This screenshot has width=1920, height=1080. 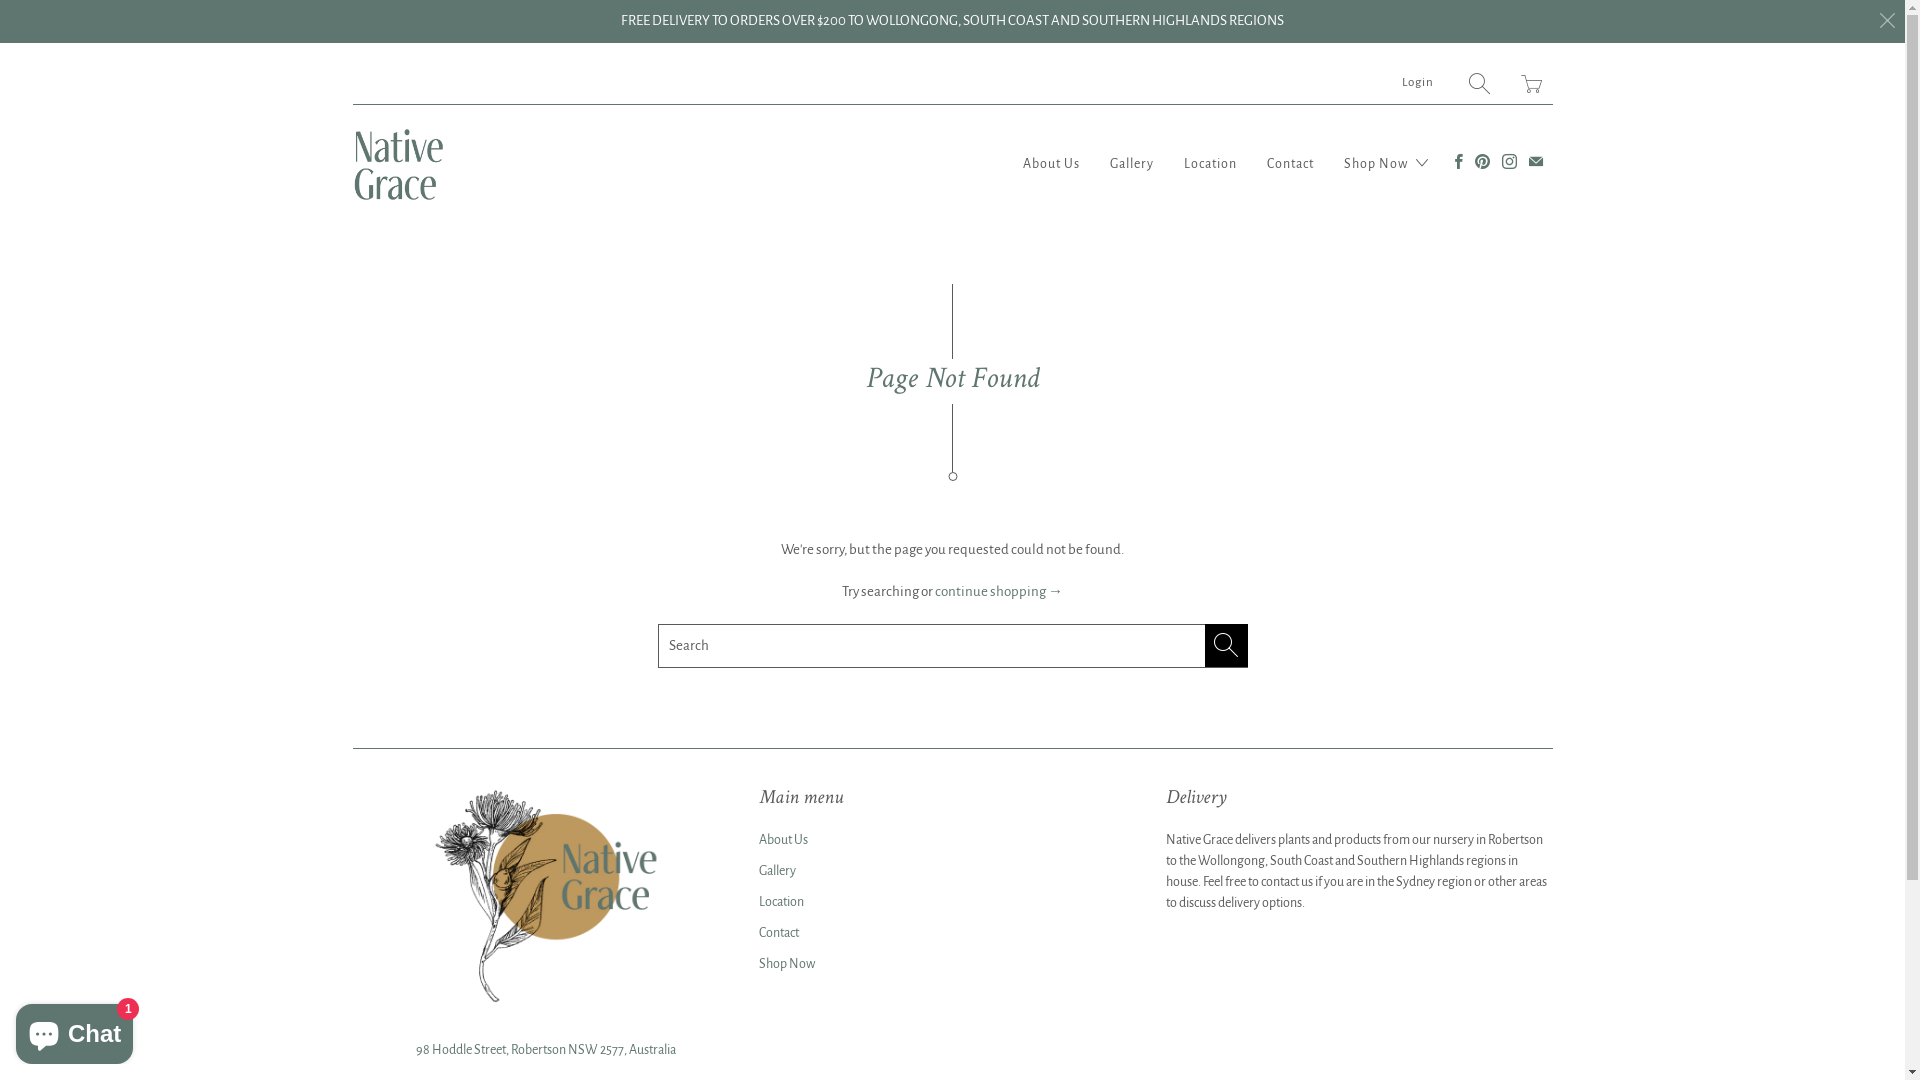 What do you see at coordinates (1478, 81) in the screenshot?
I see `'Search'` at bounding box center [1478, 81].